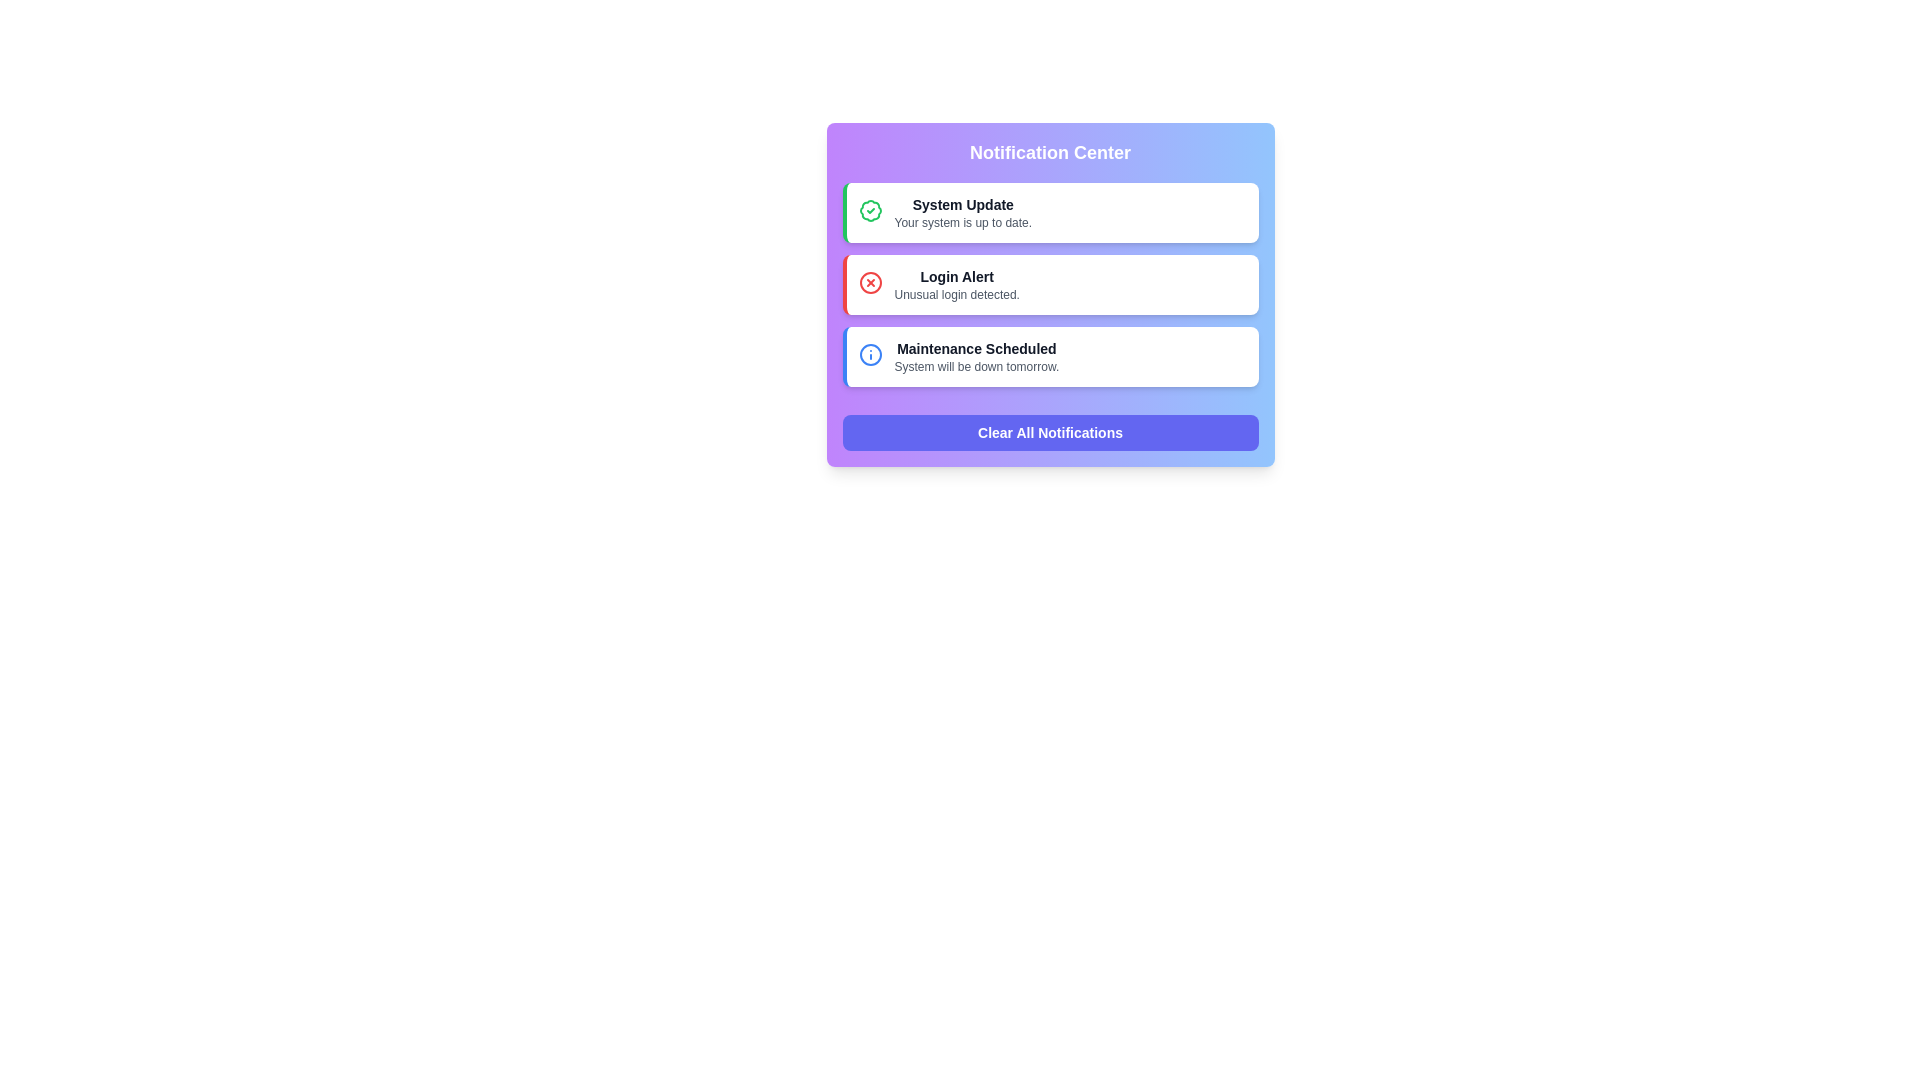 The image size is (1920, 1080). What do you see at coordinates (870, 211) in the screenshot?
I see `the circular badge icon with a green check mark, located to the left of the 'System Update' notification entry in the 'Notification Center'` at bounding box center [870, 211].